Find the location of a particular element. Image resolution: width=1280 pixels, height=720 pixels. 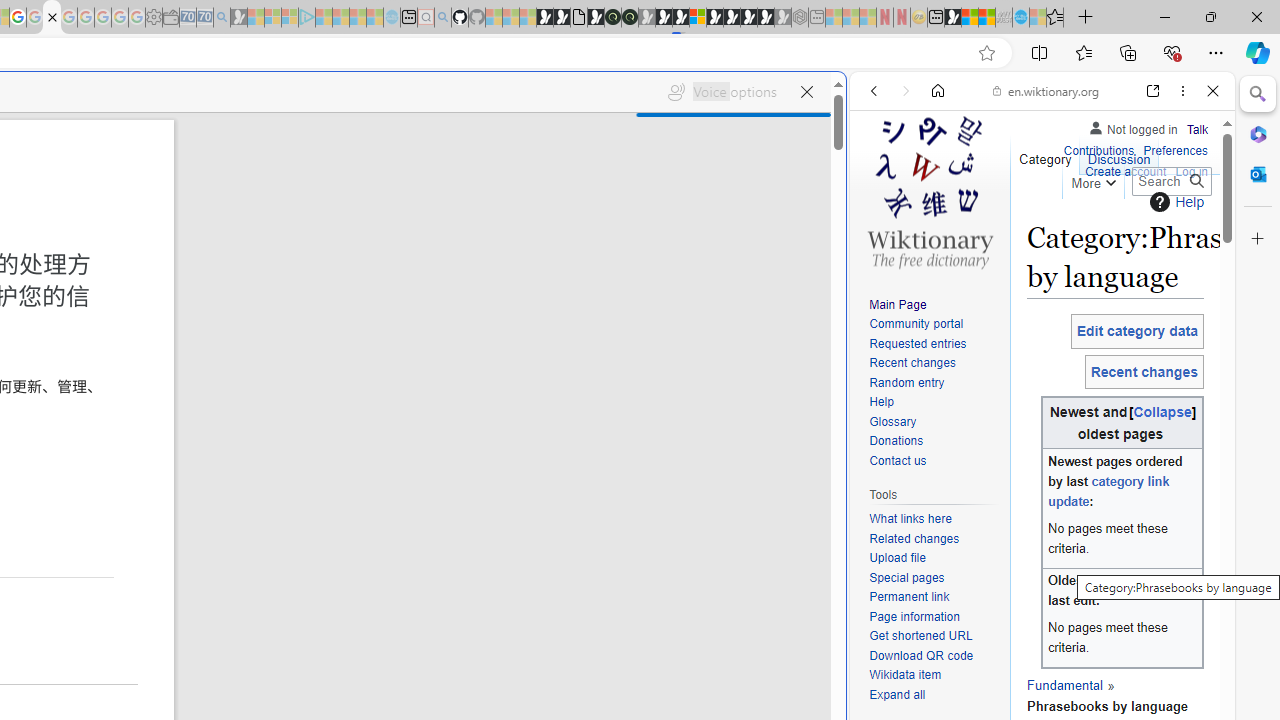

'Special pages' is located at coordinates (934, 578).